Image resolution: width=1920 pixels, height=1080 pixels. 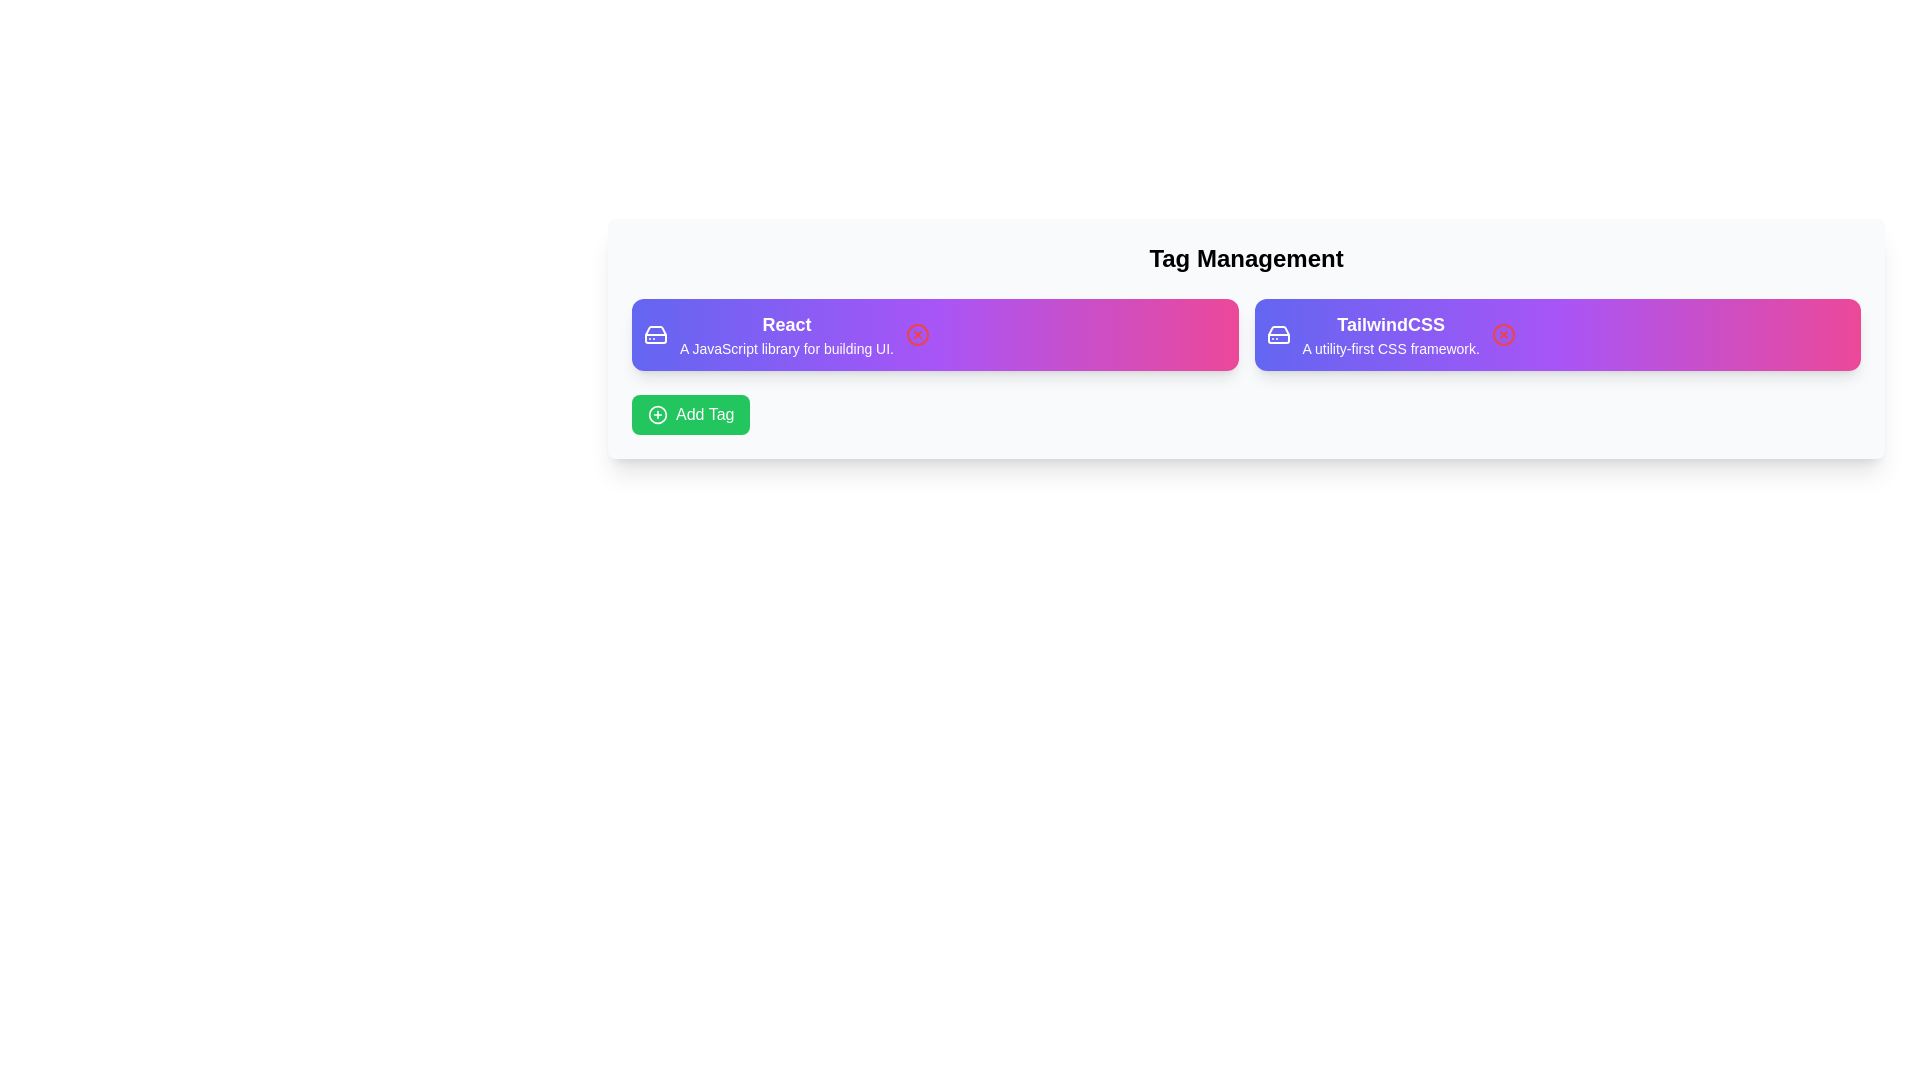 What do you see at coordinates (1277, 334) in the screenshot?
I see `the first icon on the left` at bounding box center [1277, 334].